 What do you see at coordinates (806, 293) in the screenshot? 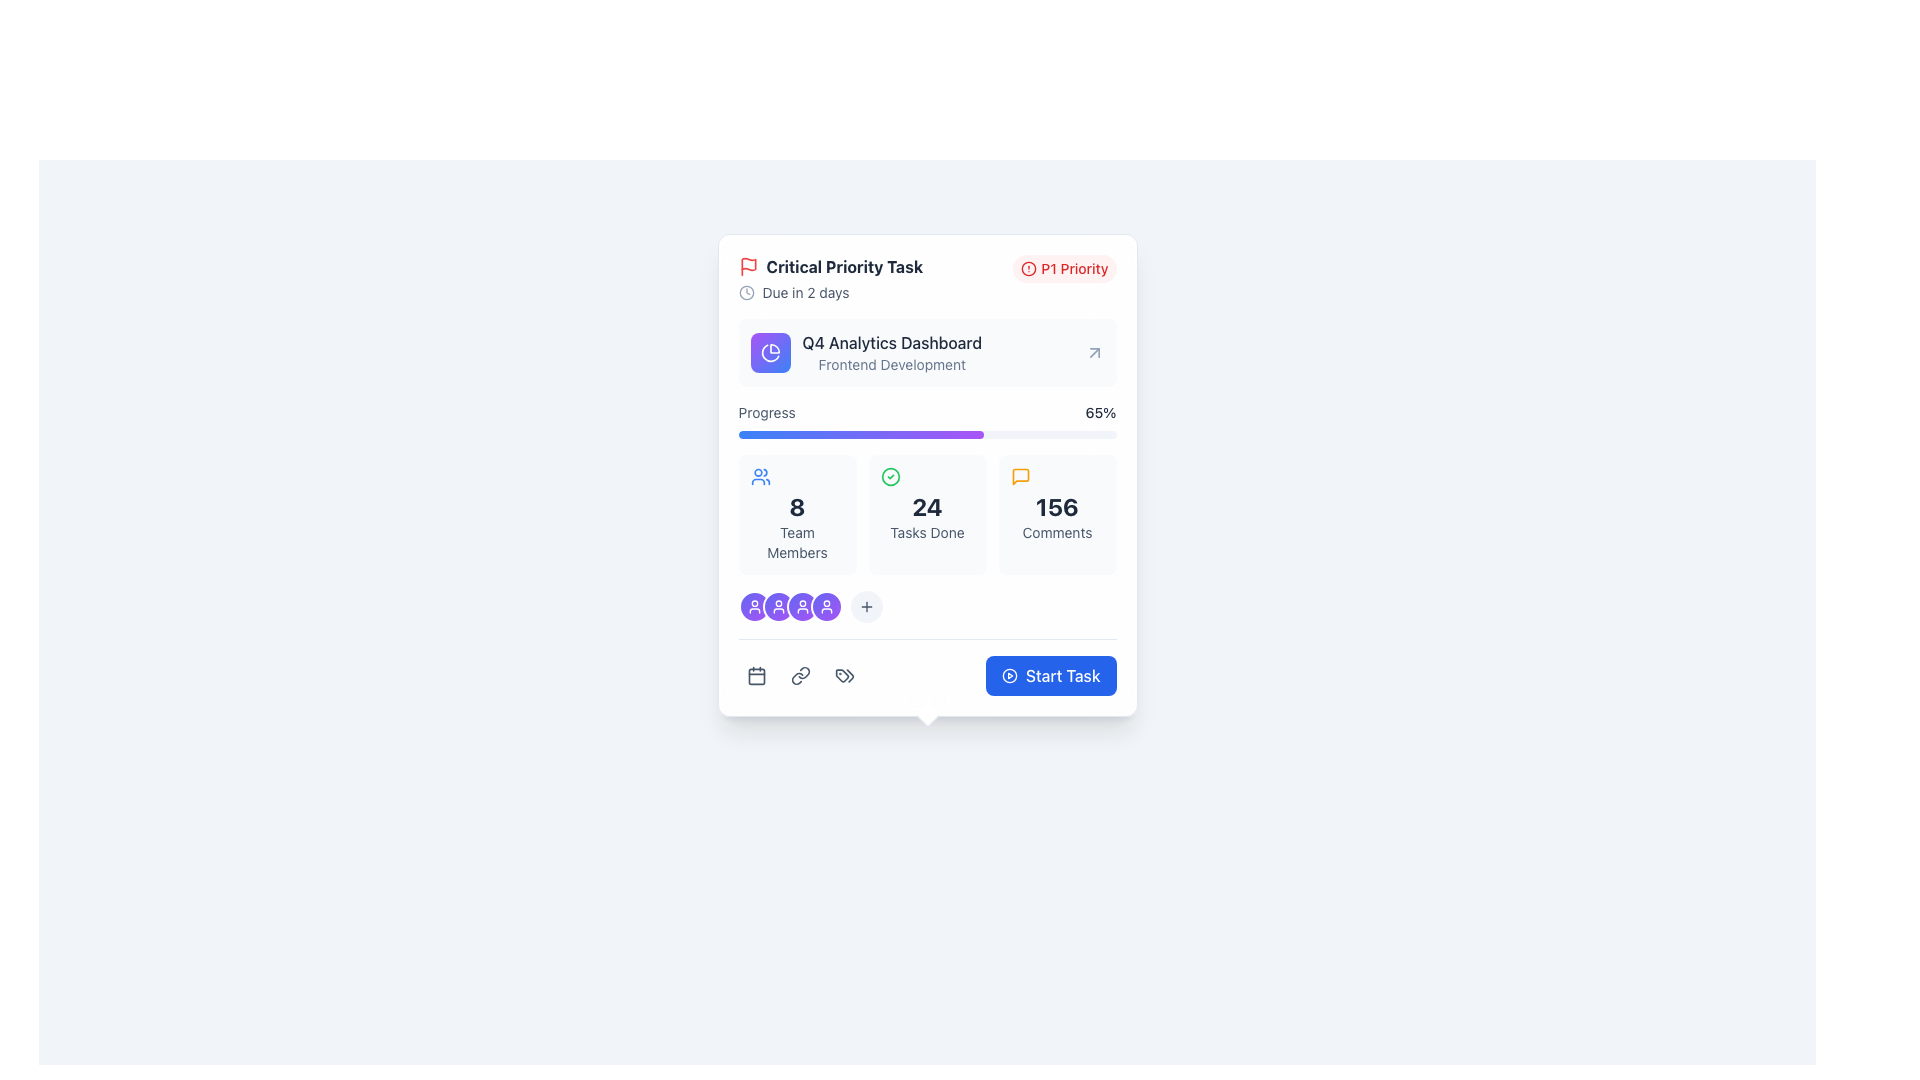
I see `the static text label reading 'Due in 2 days', which is styled in slate-gray and located adjacent to a small clock icon on the 'Critical Priority Task' card` at bounding box center [806, 293].